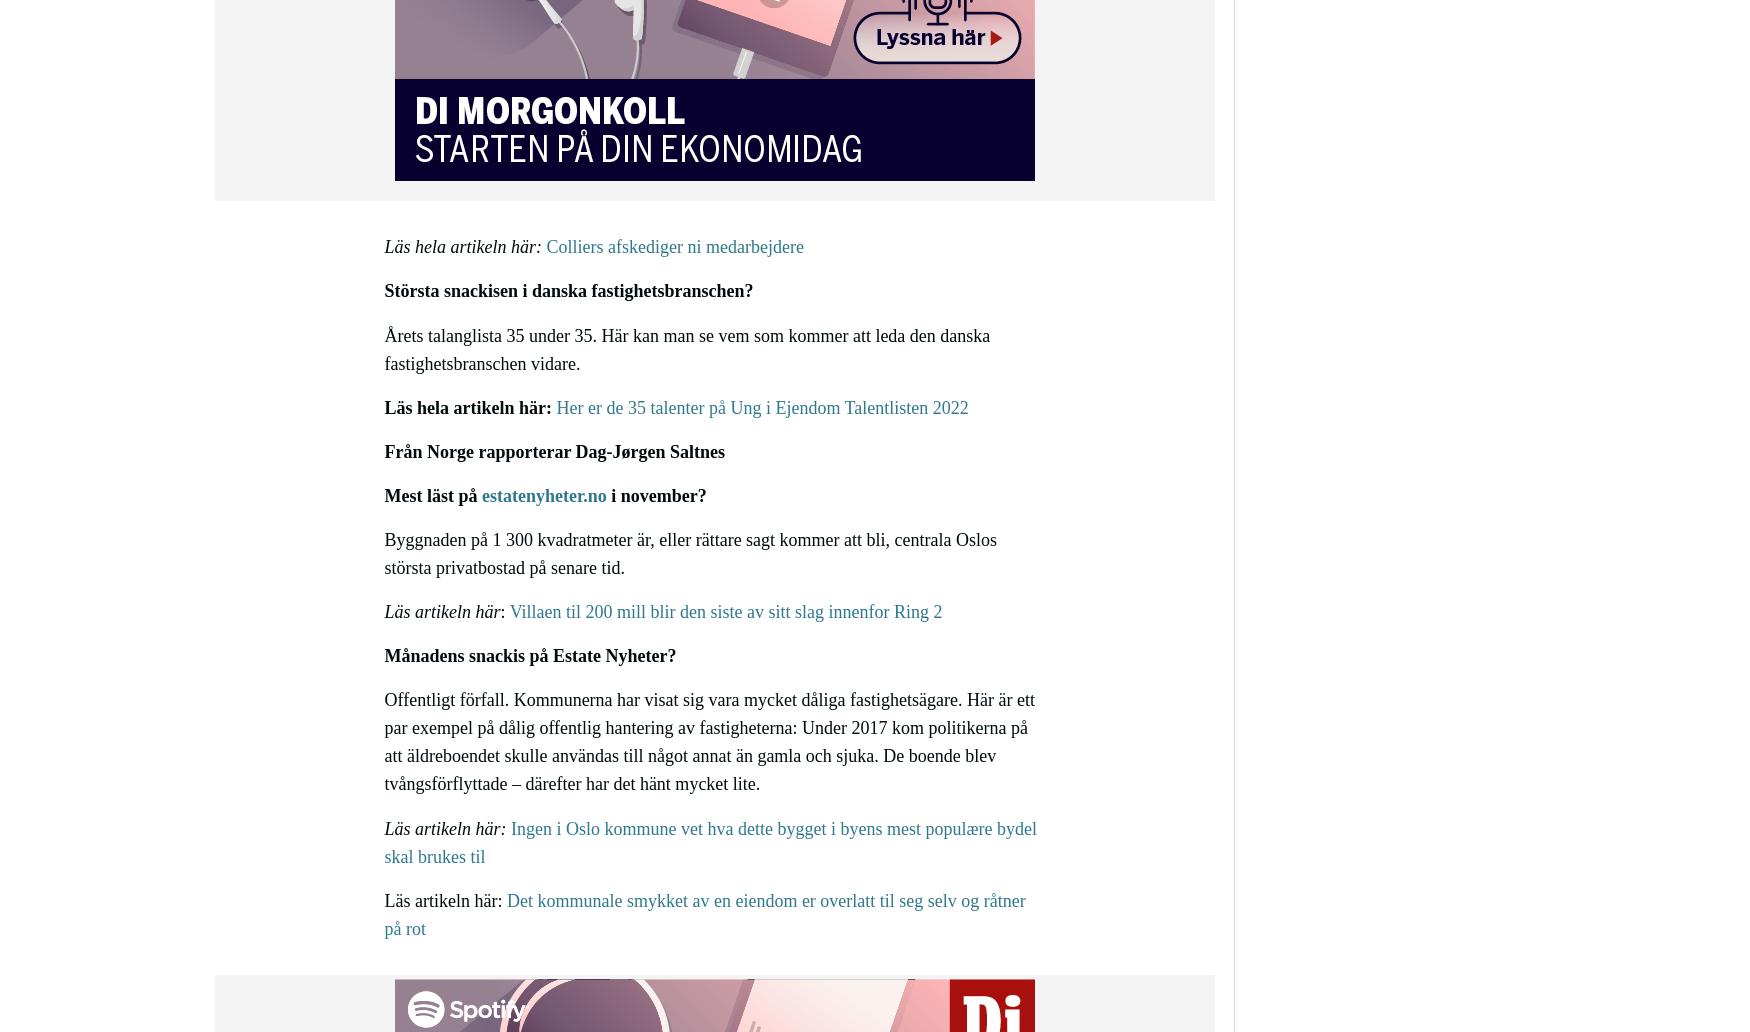  I want to click on 'Läs artikeln här', so click(442, 611).